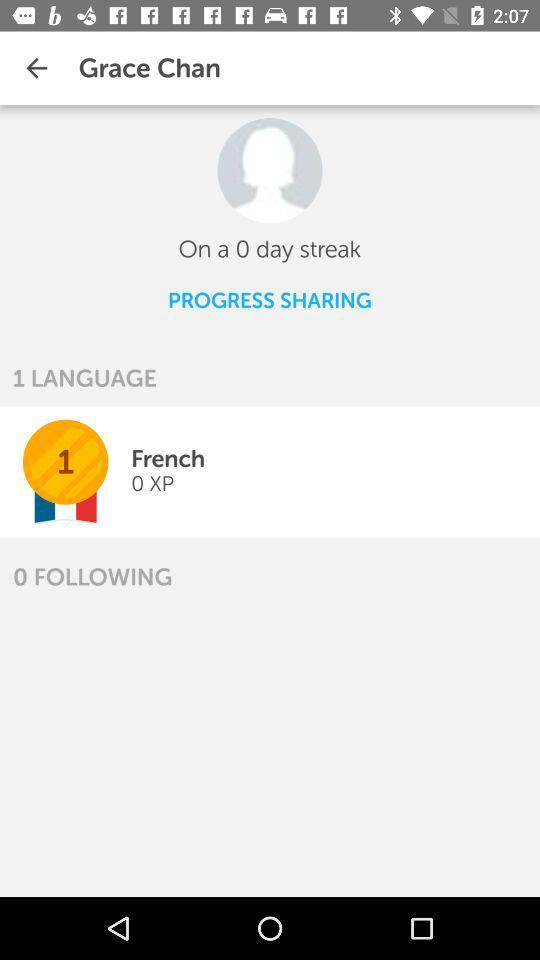 This screenshot has height=960, width=540. I want to click on the icon next to the 1, so click(167, 458).